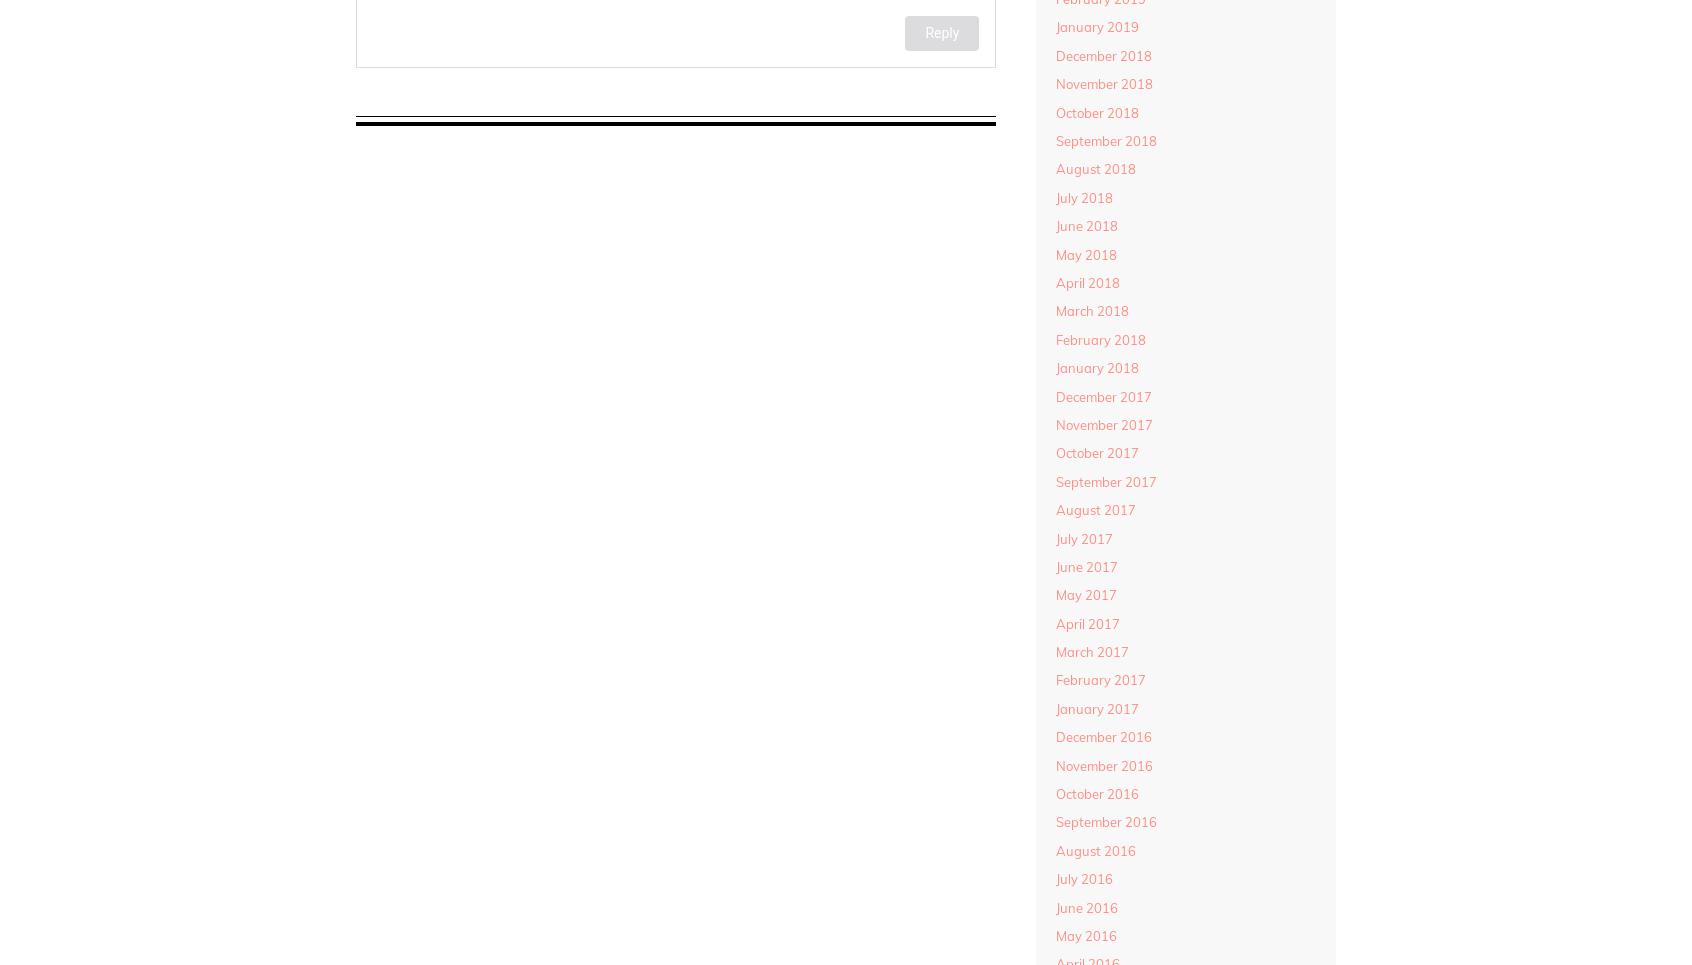 Image resolution: width=1692 pixels, height=965 pixels. I want to click on 'December 2018', so click(1103, 55).